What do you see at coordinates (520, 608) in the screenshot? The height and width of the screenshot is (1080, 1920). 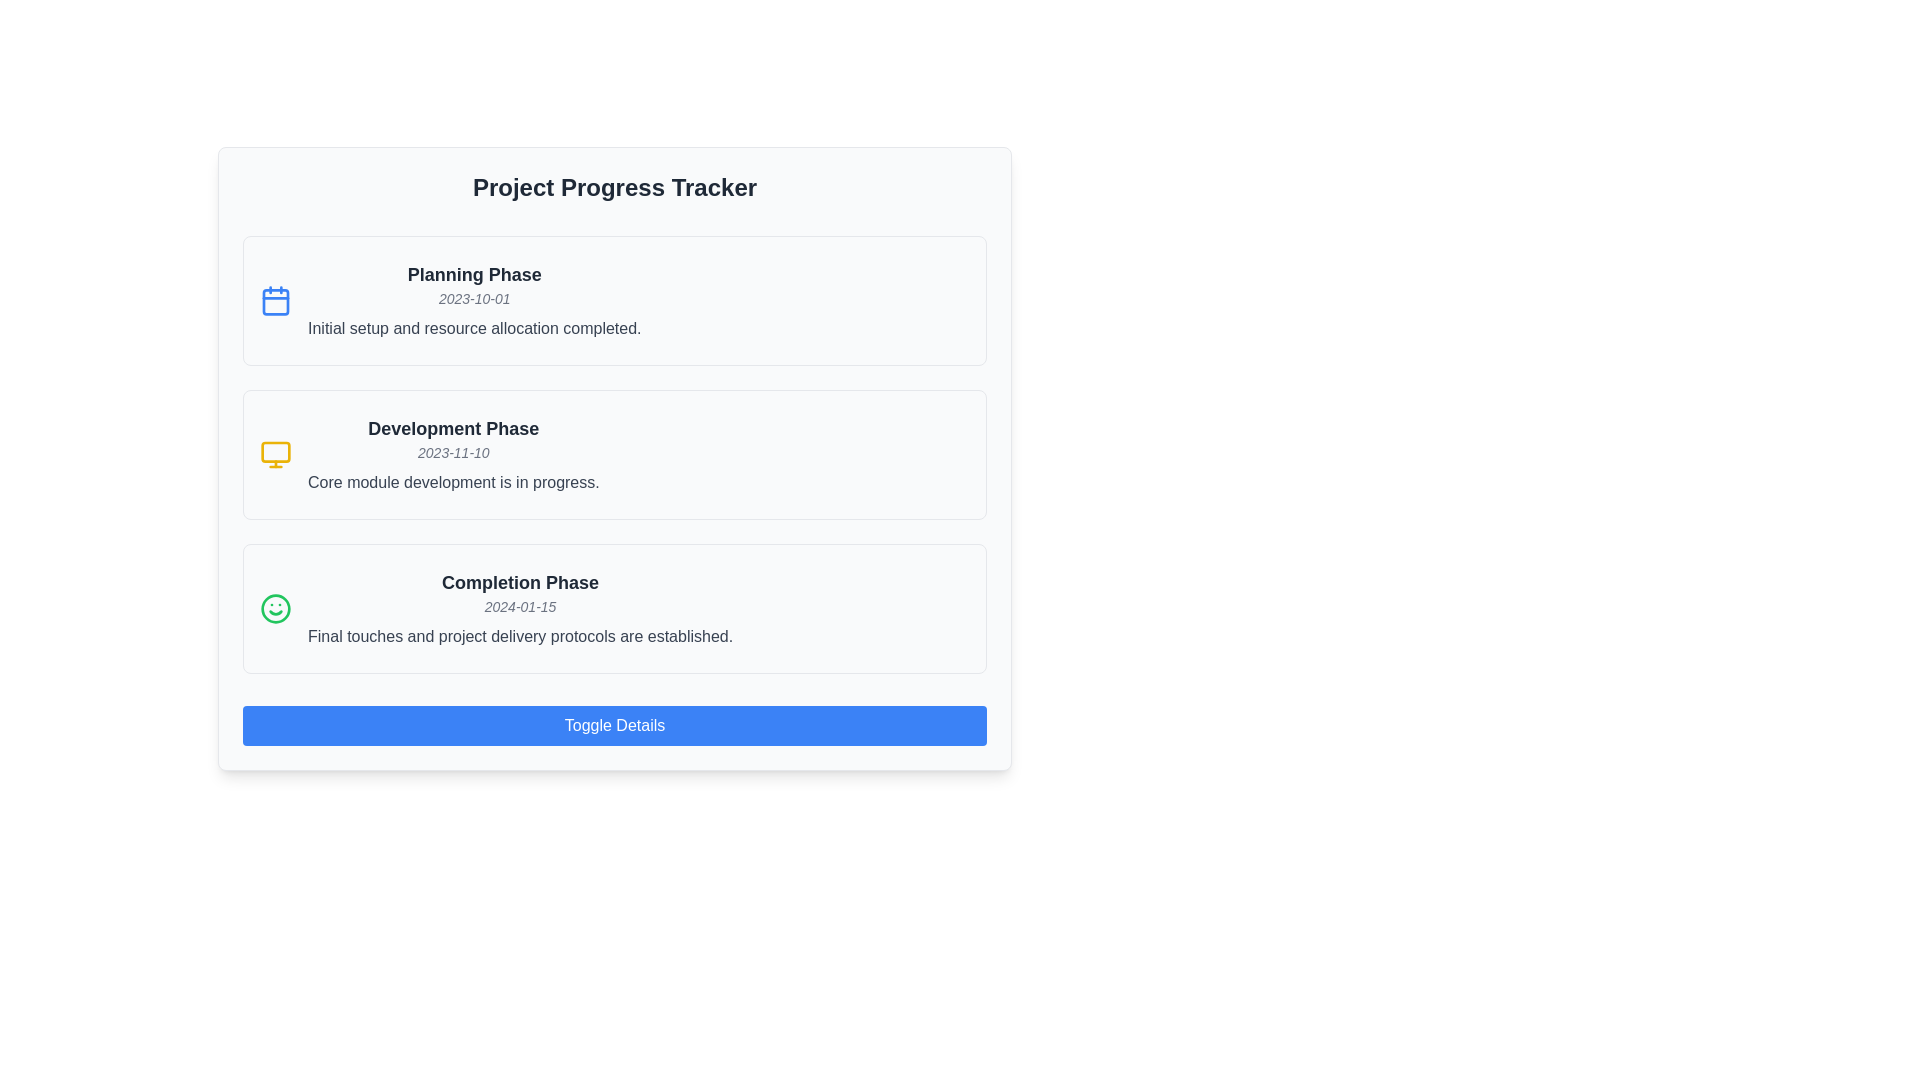 I see `the text block displaying 'Completion Phase' with the date '2024-01-15' and description 'Final touches and project delivery protocols are established.' located at the bottom of the vertical progression tracker` at bounding box center [520, 608].